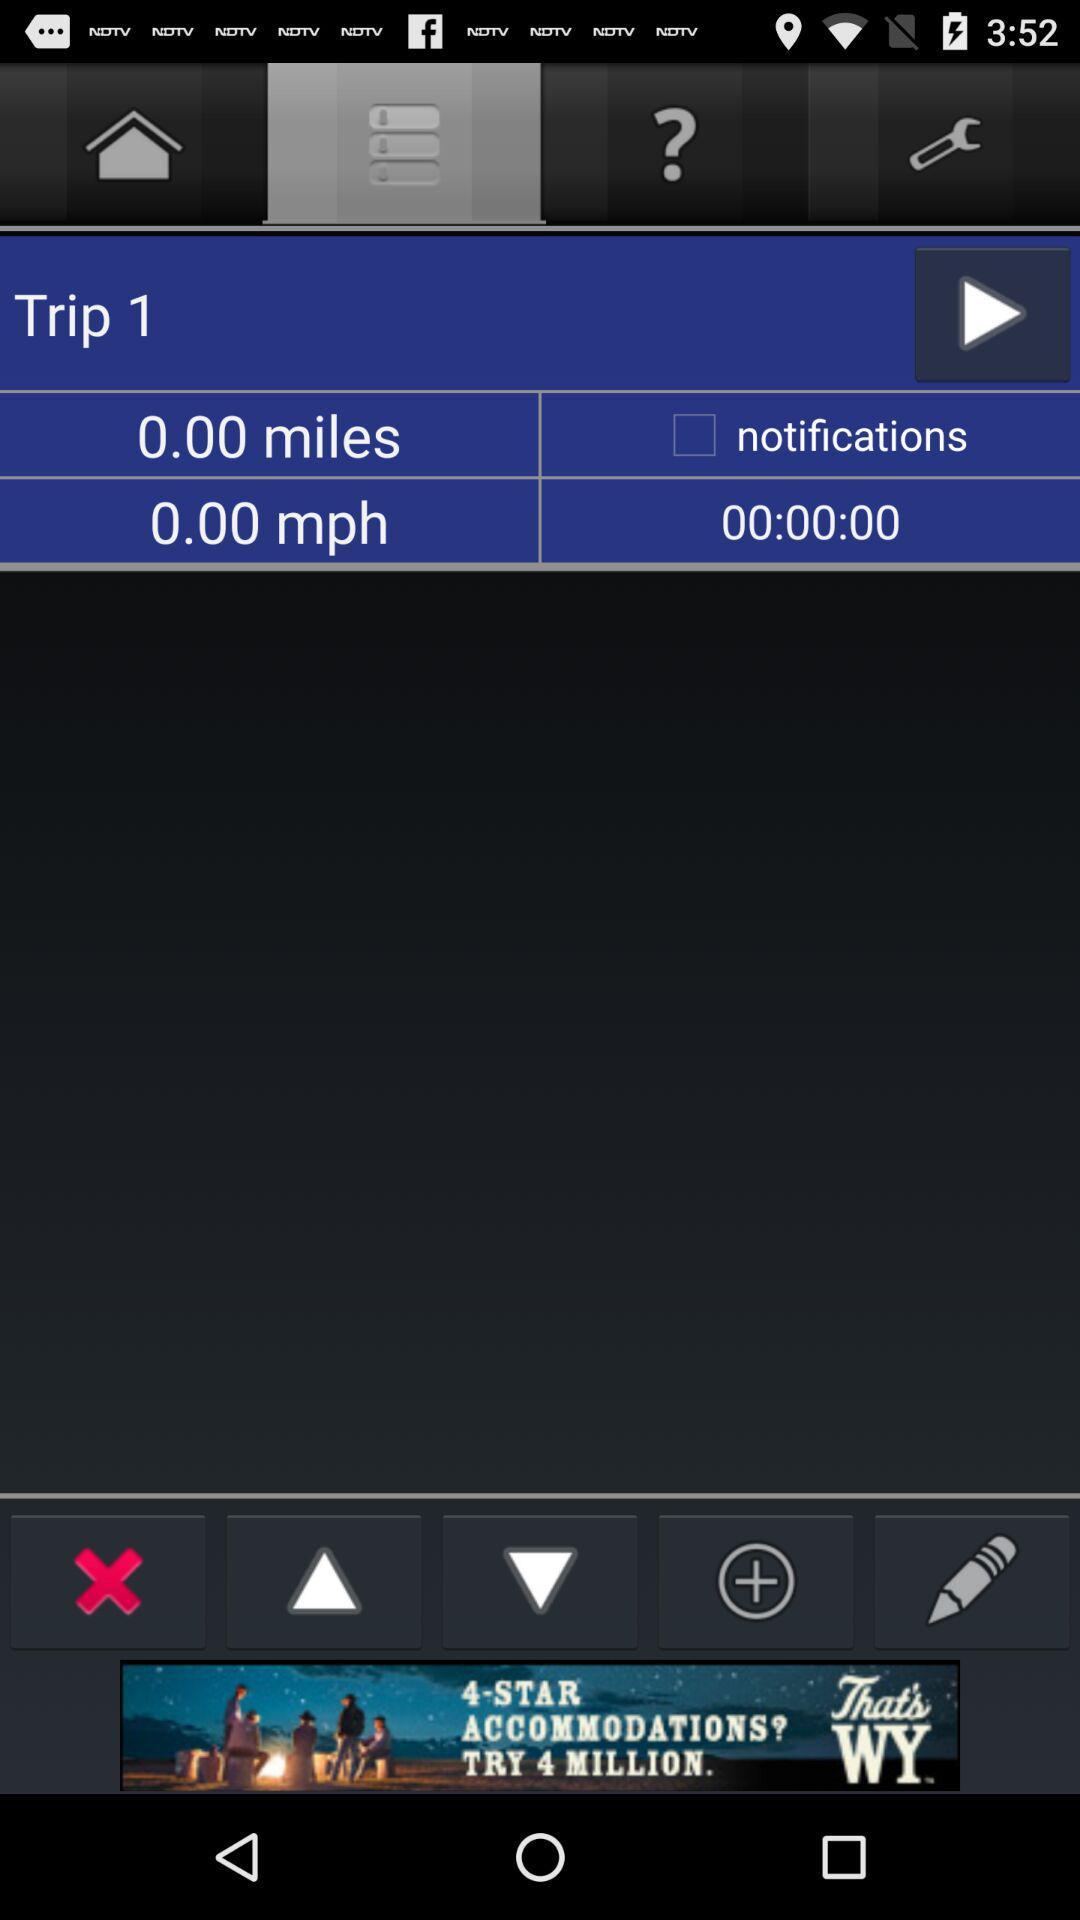 The image size is (1080, 1920). Describe the element at coordinates (971, 1579) in the screenshot. I see `open new document` at that location.